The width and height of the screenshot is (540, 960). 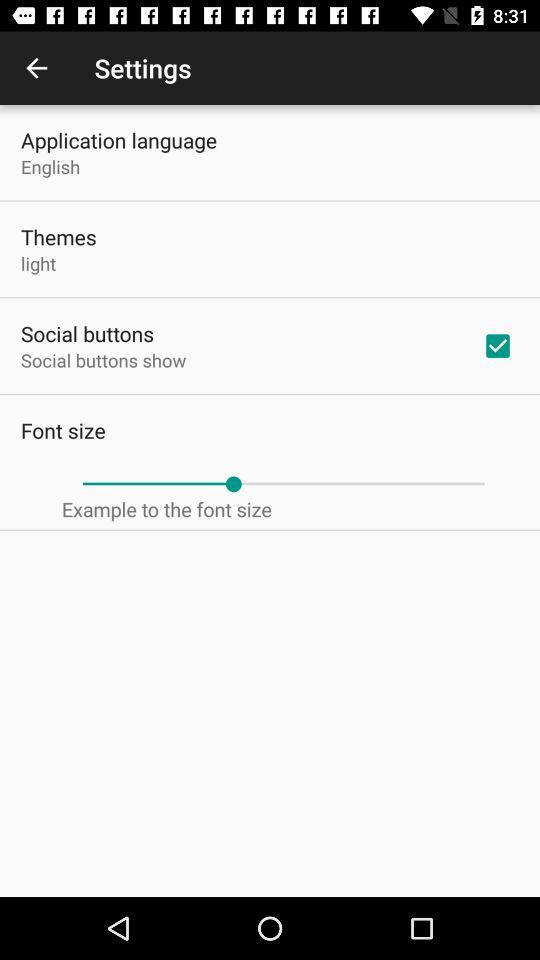 I want to click on item above social buttons icon, so click(x=38, y=262).